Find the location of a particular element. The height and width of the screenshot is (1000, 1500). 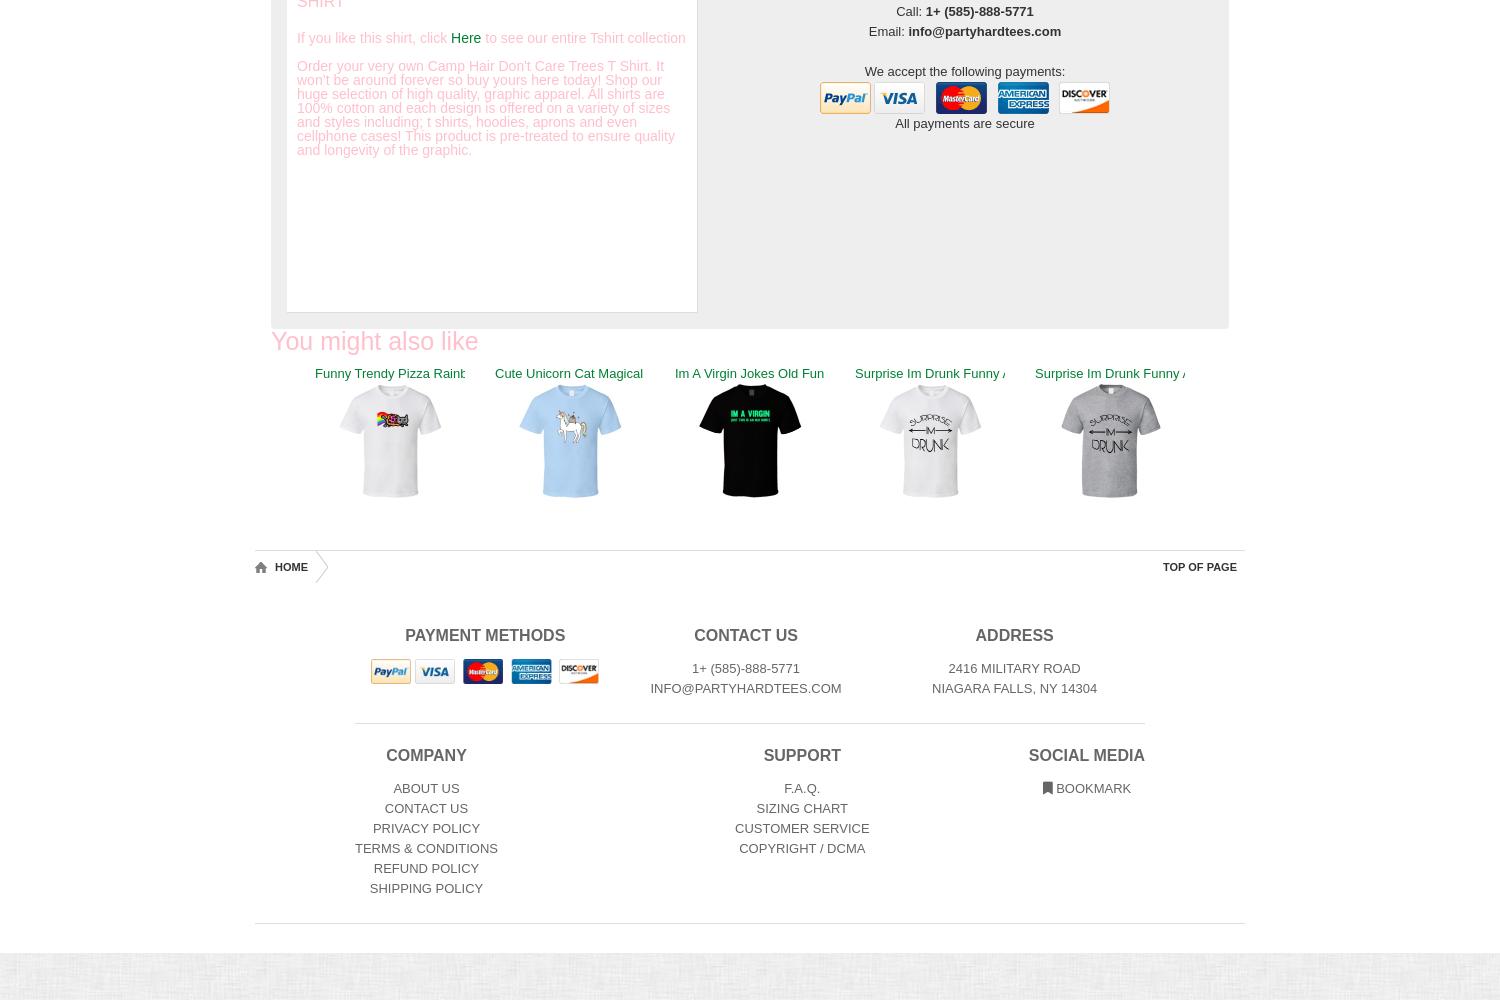

'Email:' is located at coordinates (888, 31).